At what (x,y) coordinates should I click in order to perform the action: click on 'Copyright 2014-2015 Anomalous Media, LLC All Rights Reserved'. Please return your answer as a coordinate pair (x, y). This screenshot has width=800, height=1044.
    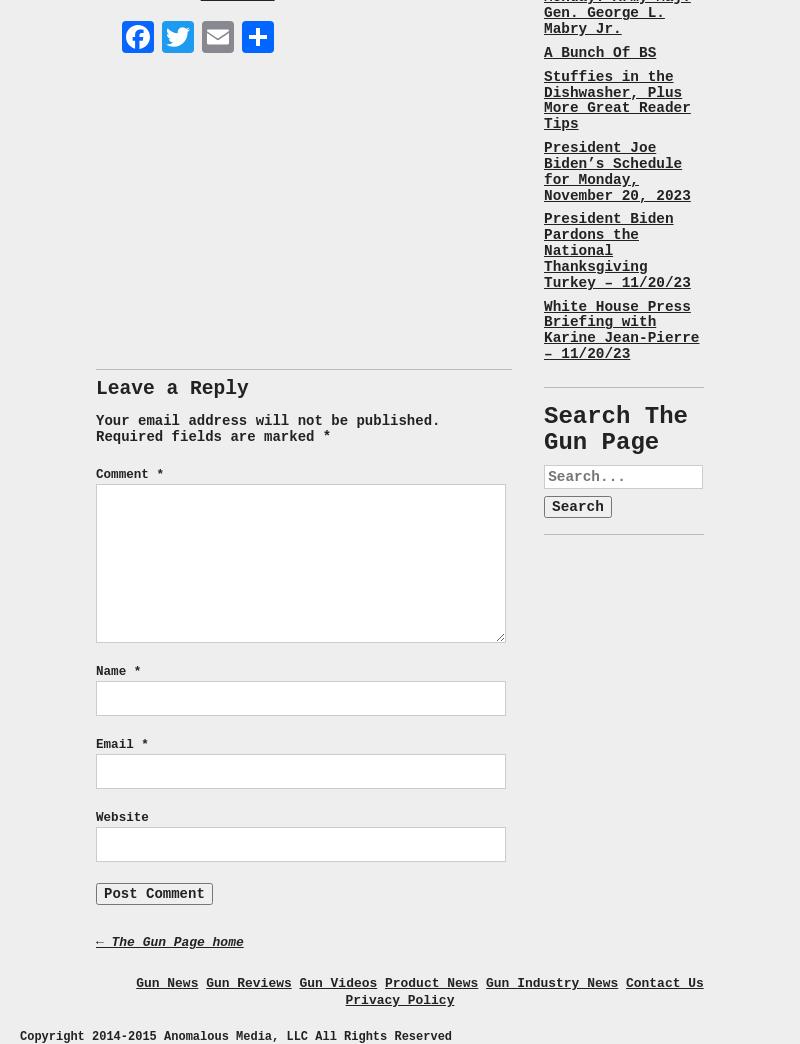
    Looking at the image, I should click on (235, 1035).